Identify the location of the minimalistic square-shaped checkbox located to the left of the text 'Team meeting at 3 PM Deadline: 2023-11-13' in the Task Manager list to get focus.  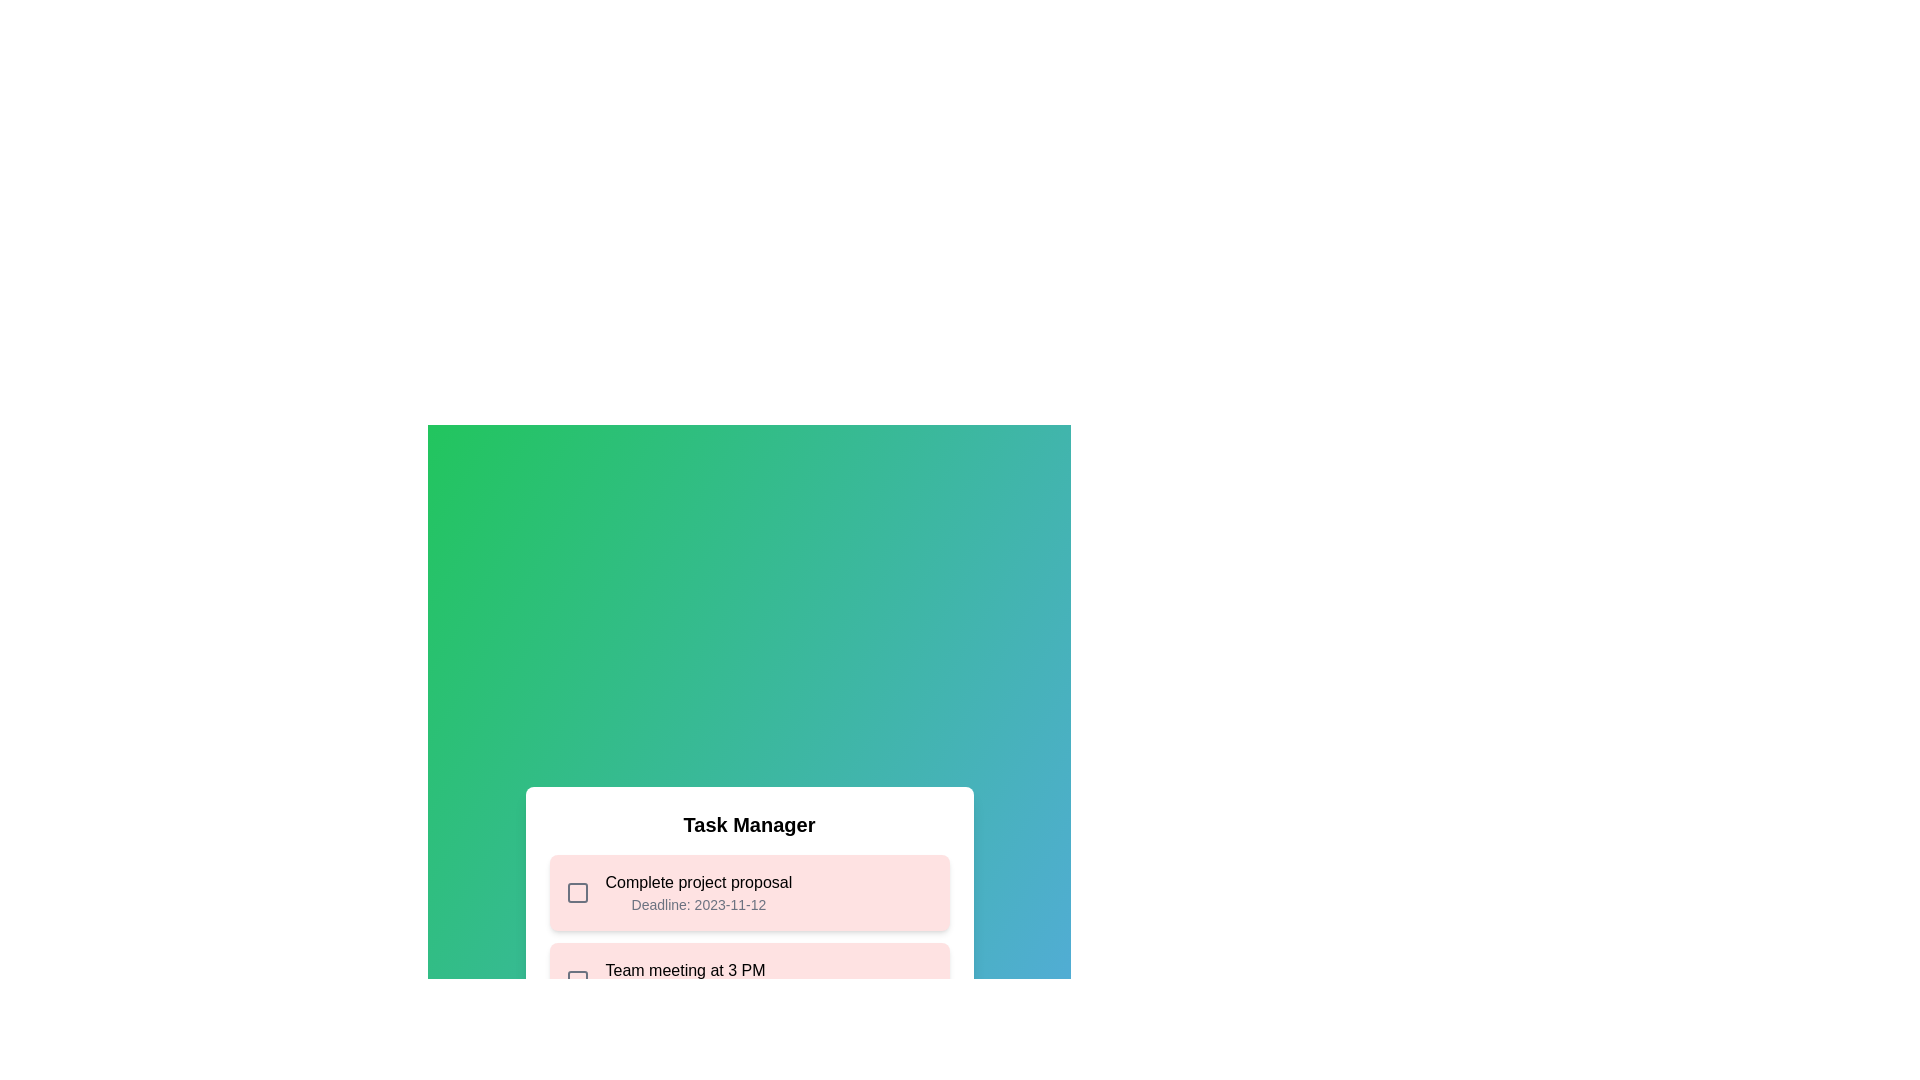
(576, 979).